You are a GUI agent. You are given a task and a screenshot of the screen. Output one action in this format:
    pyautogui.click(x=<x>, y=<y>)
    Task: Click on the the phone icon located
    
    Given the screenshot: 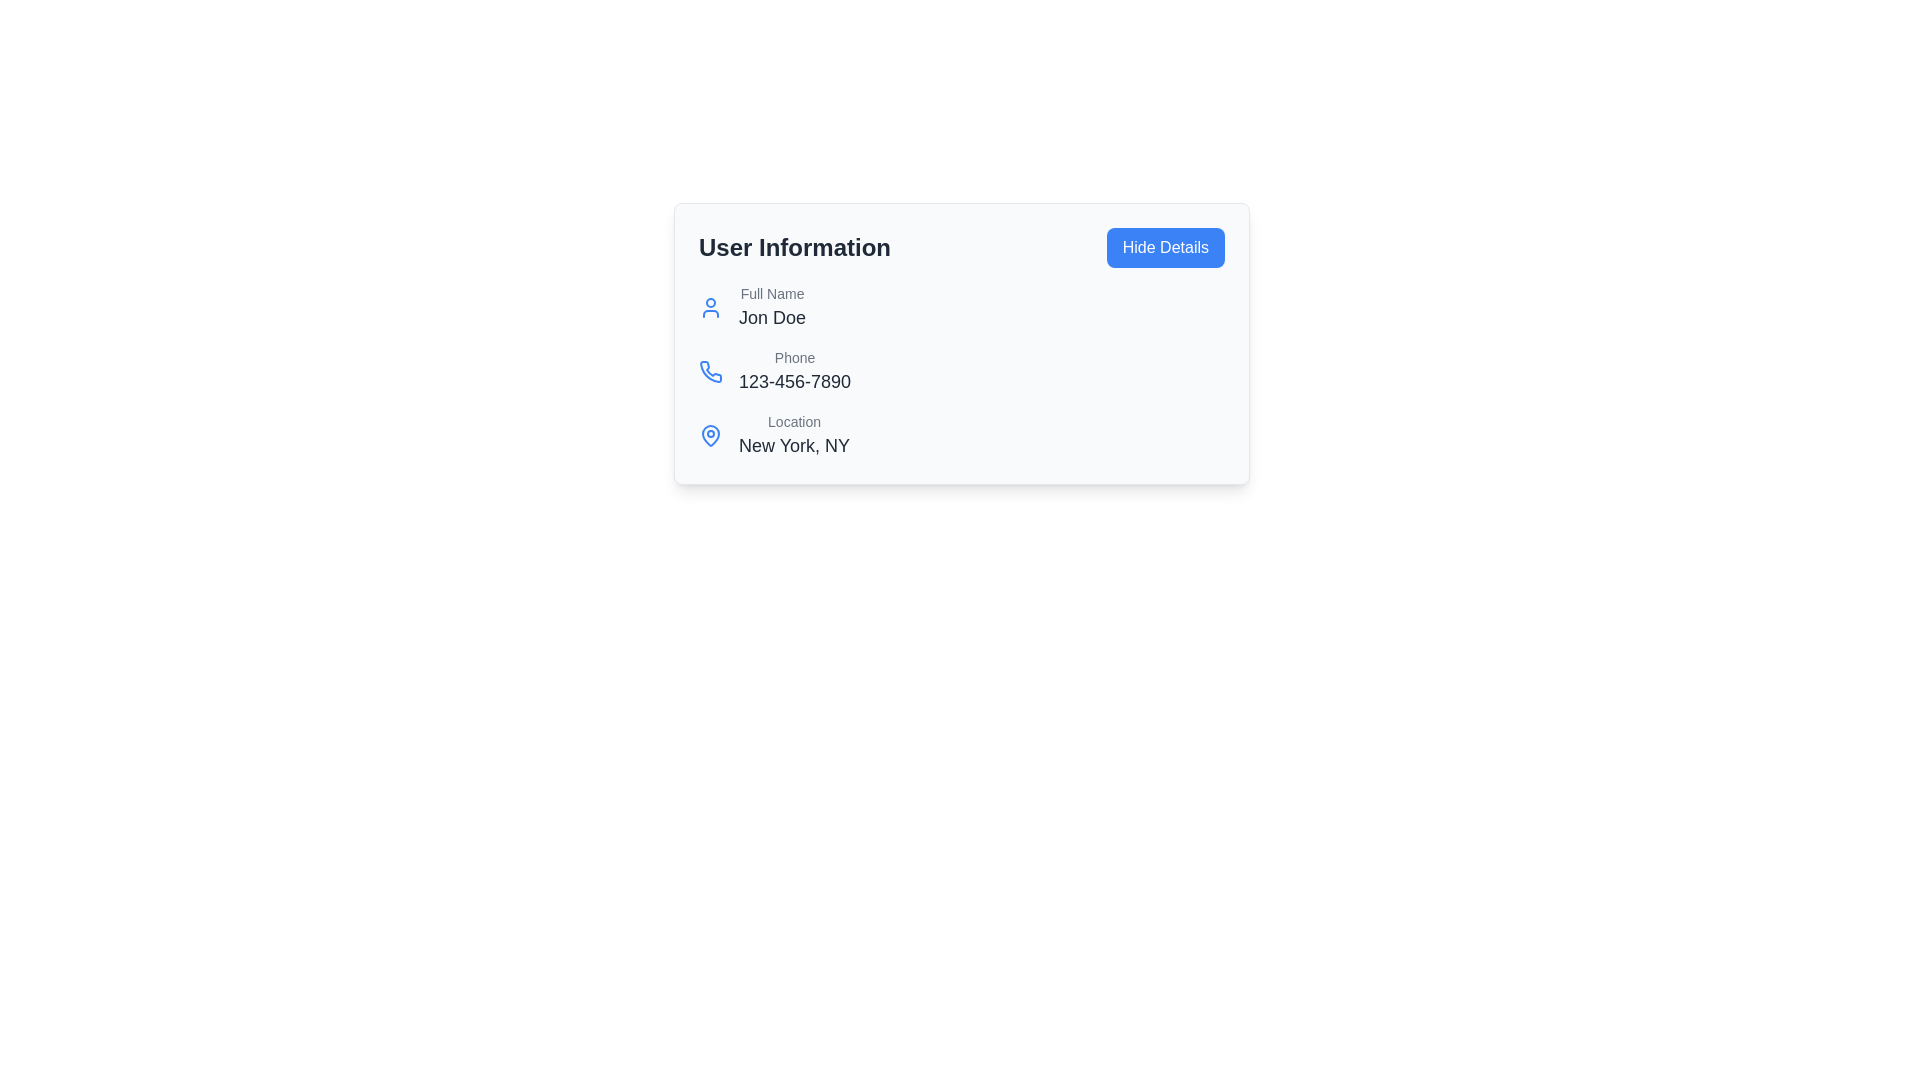 What is the action you would take?
    pyautogui.click(x=710, y=371)
    